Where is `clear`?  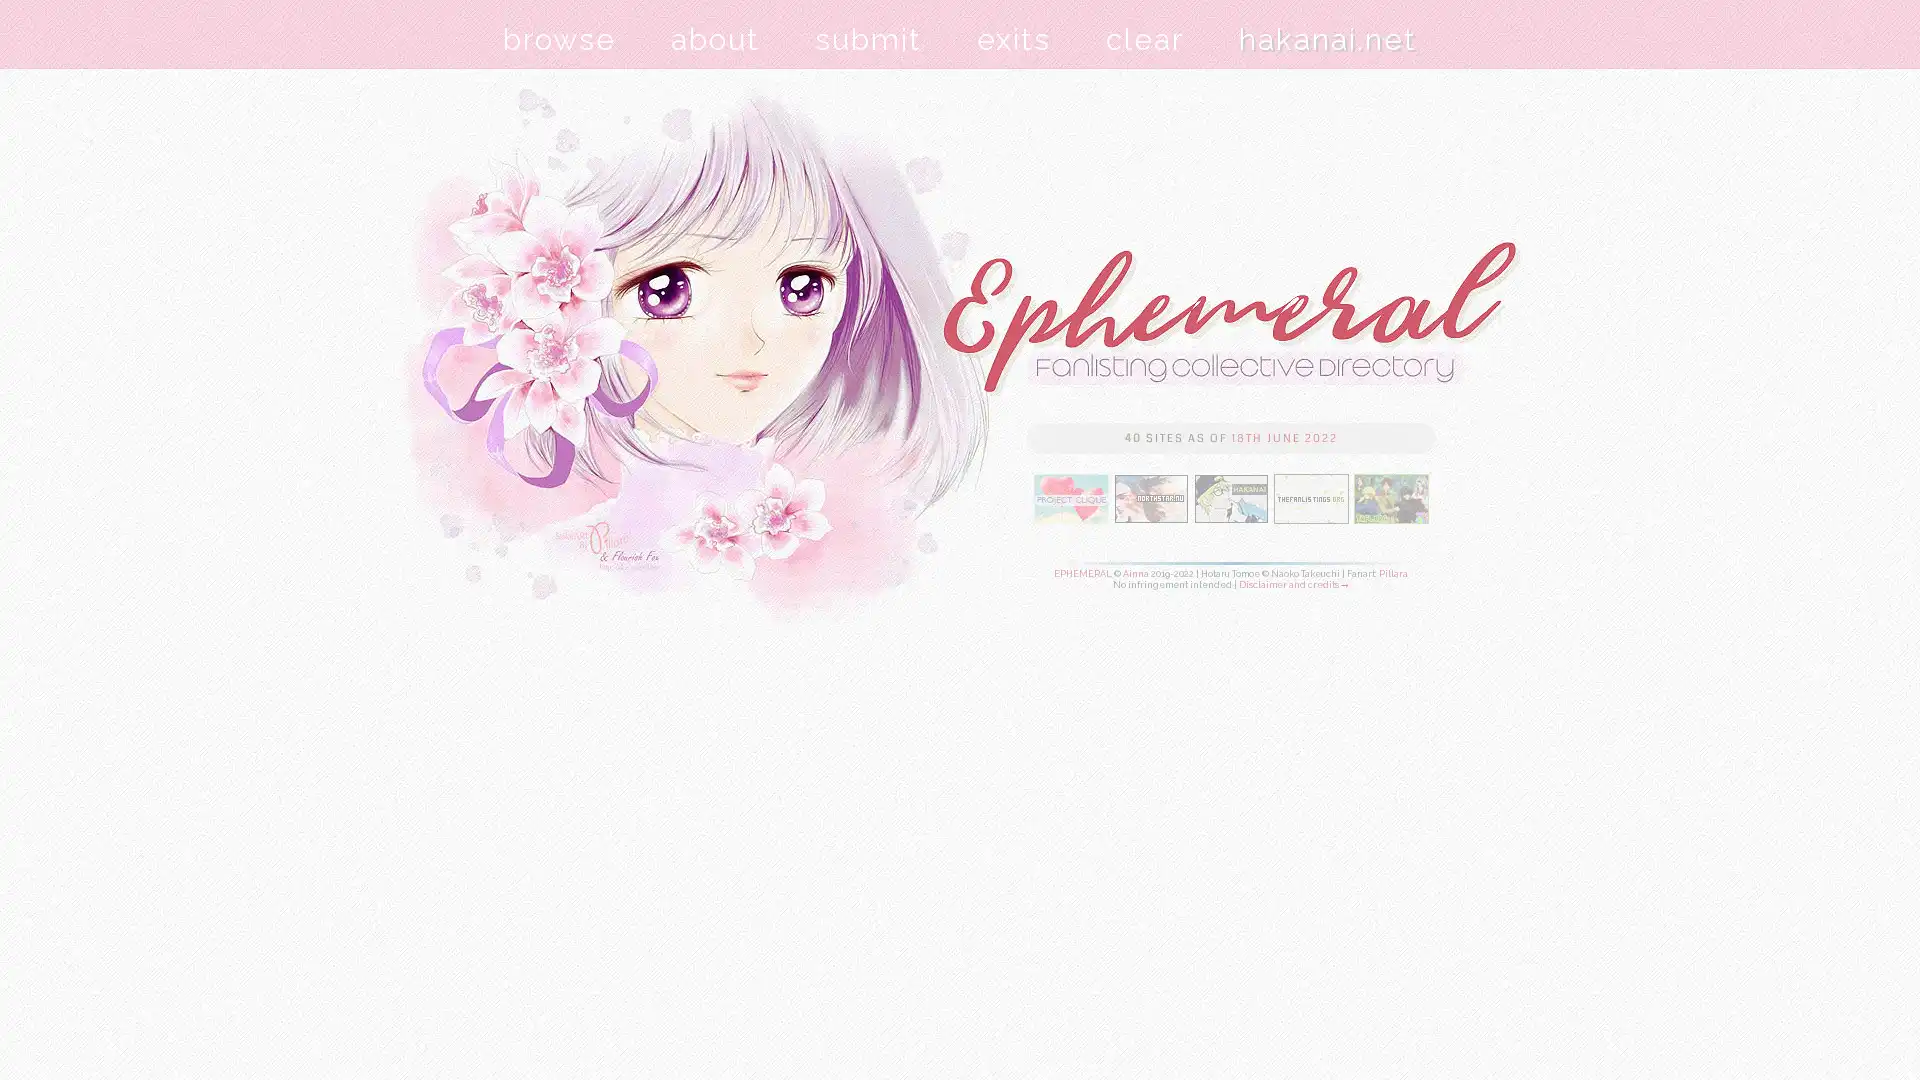
clear is located at coordinates (1145, 39).